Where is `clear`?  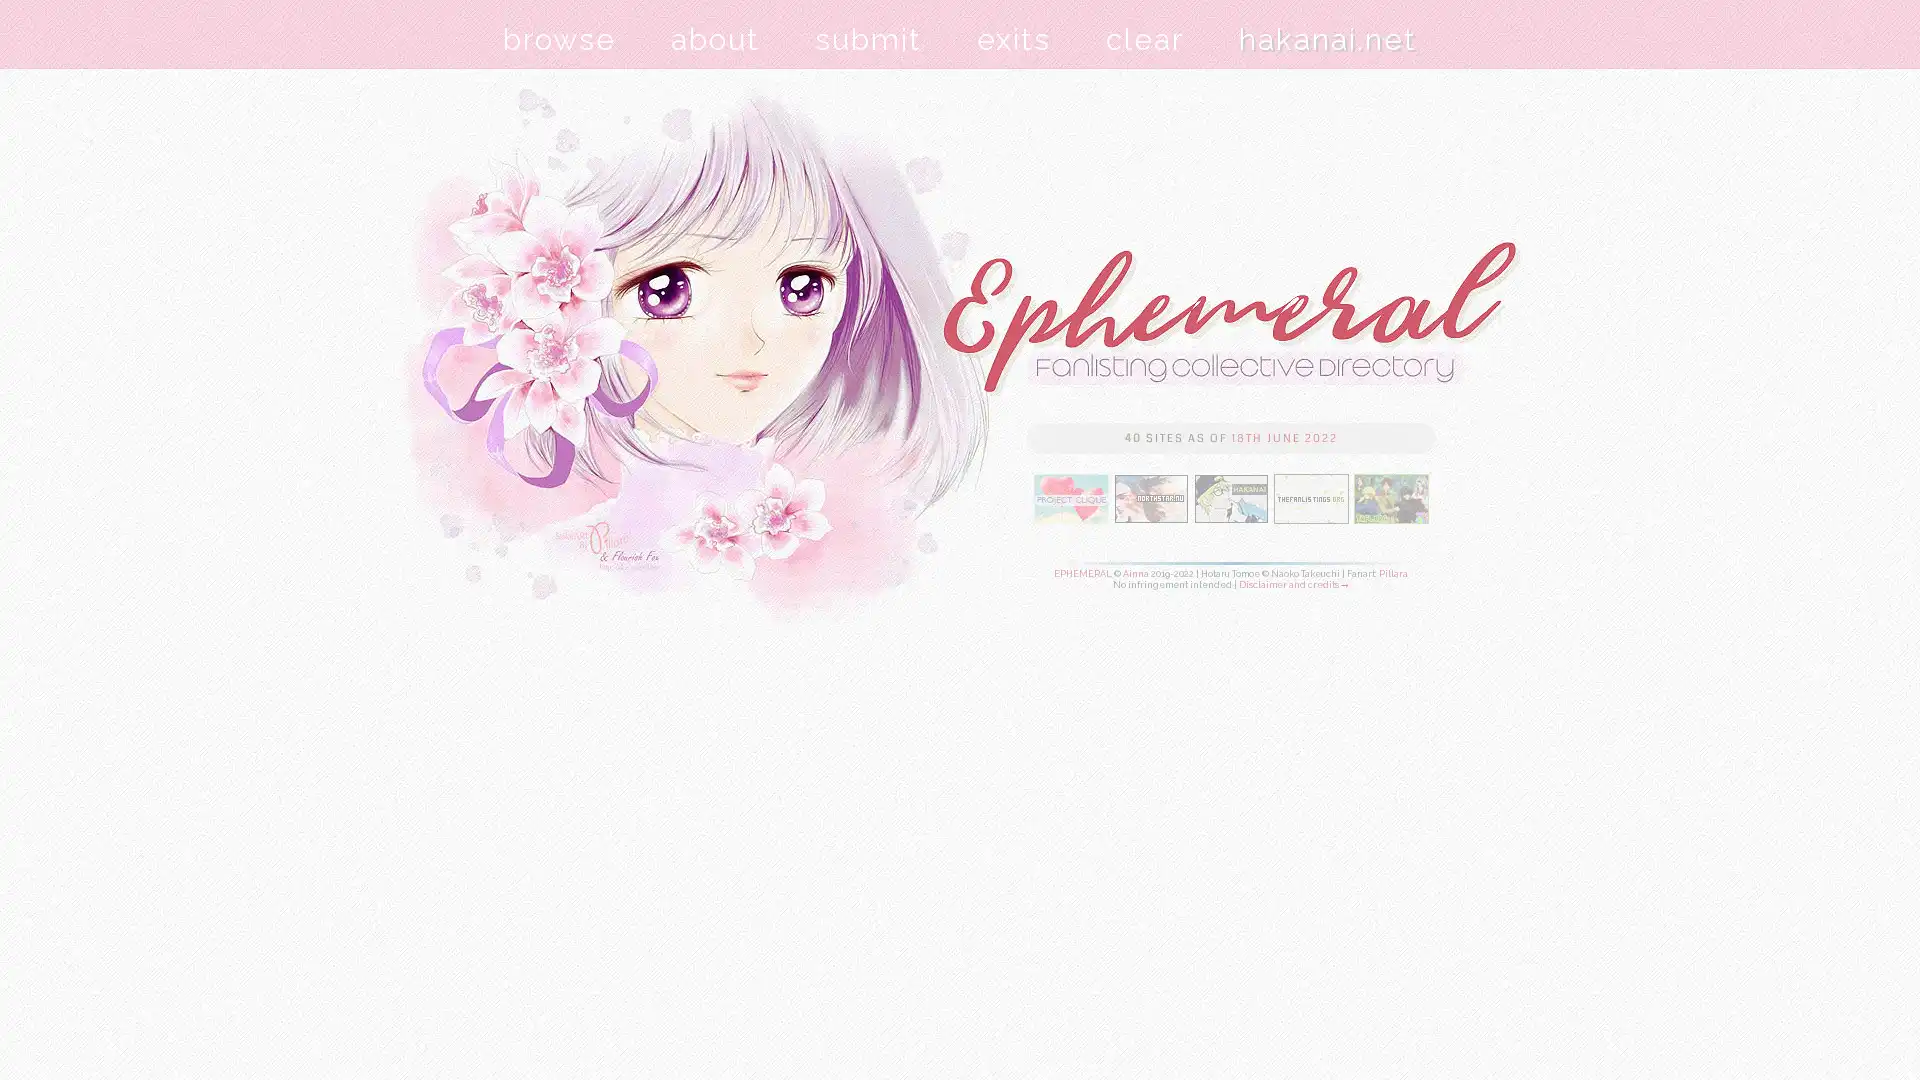
clear is located at coordinates (1145, 39).